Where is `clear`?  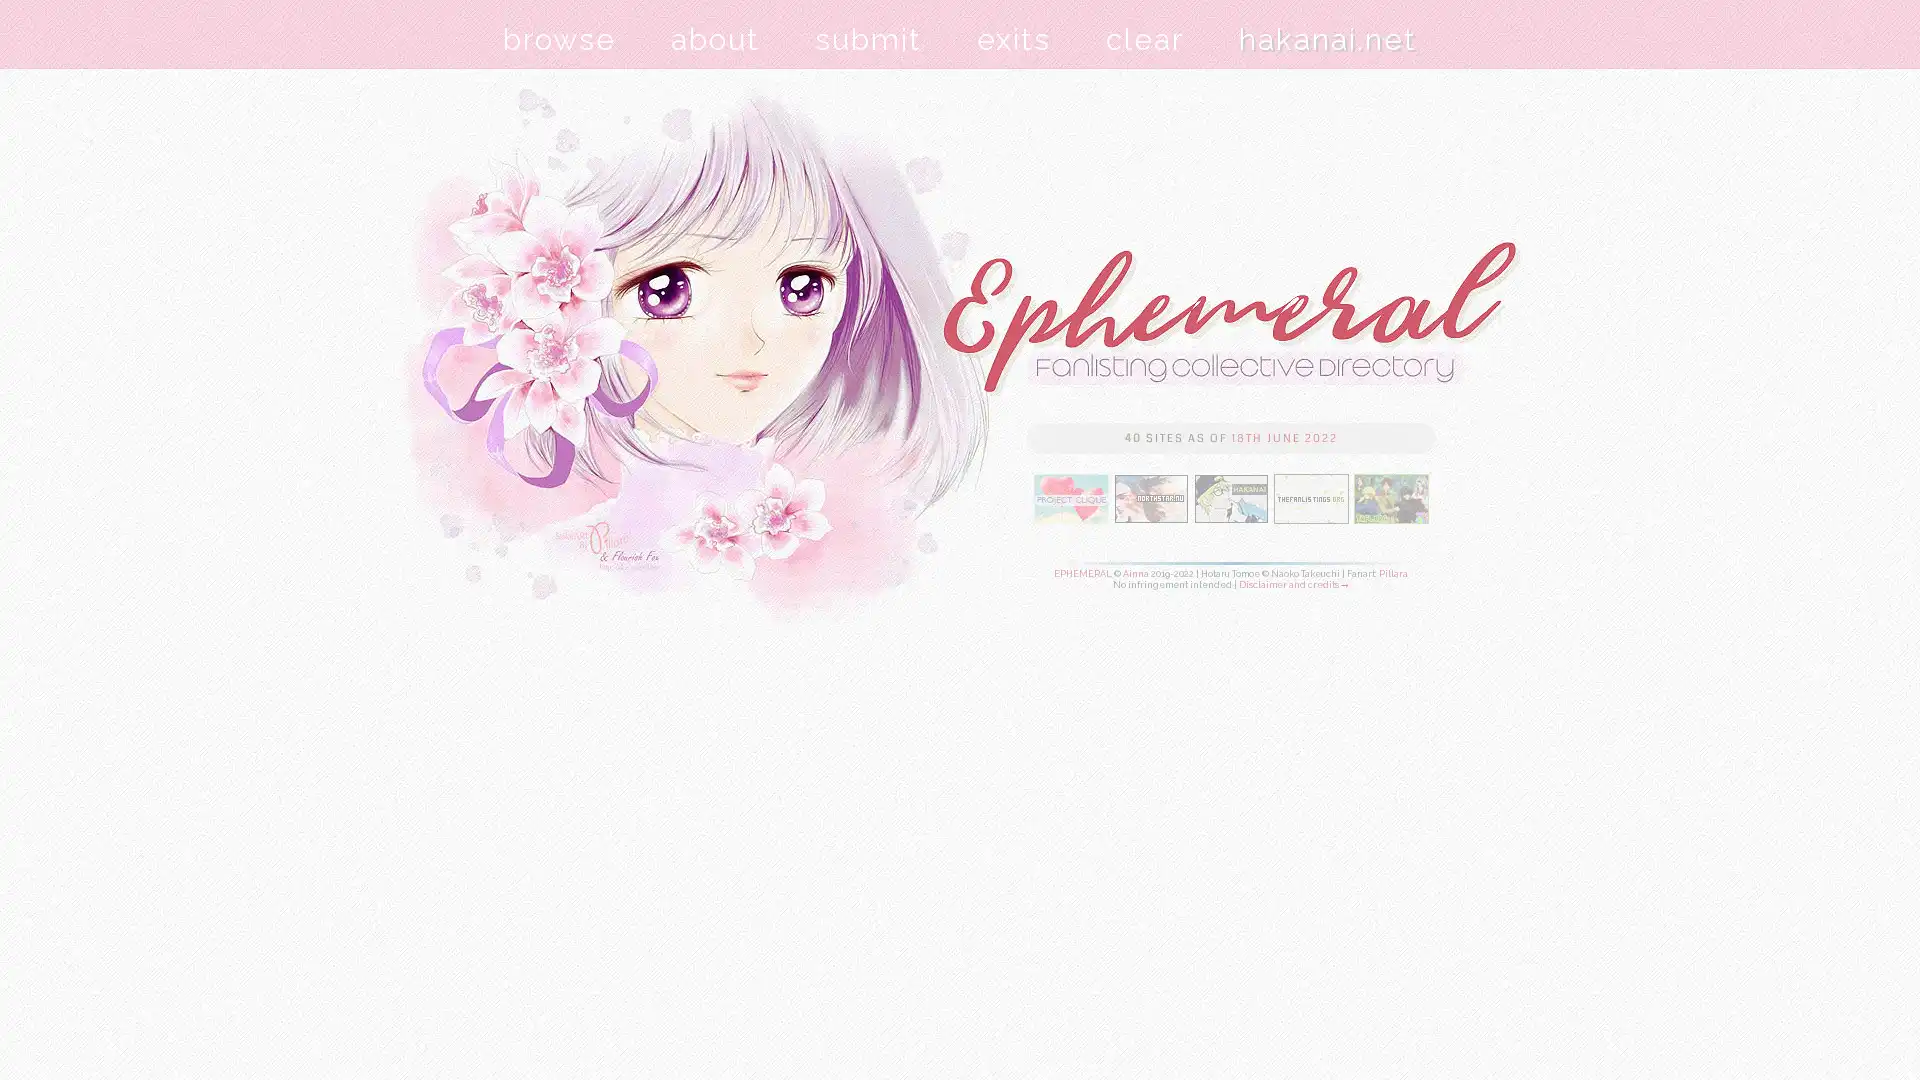
clear is located at coordinates (1145, 39).